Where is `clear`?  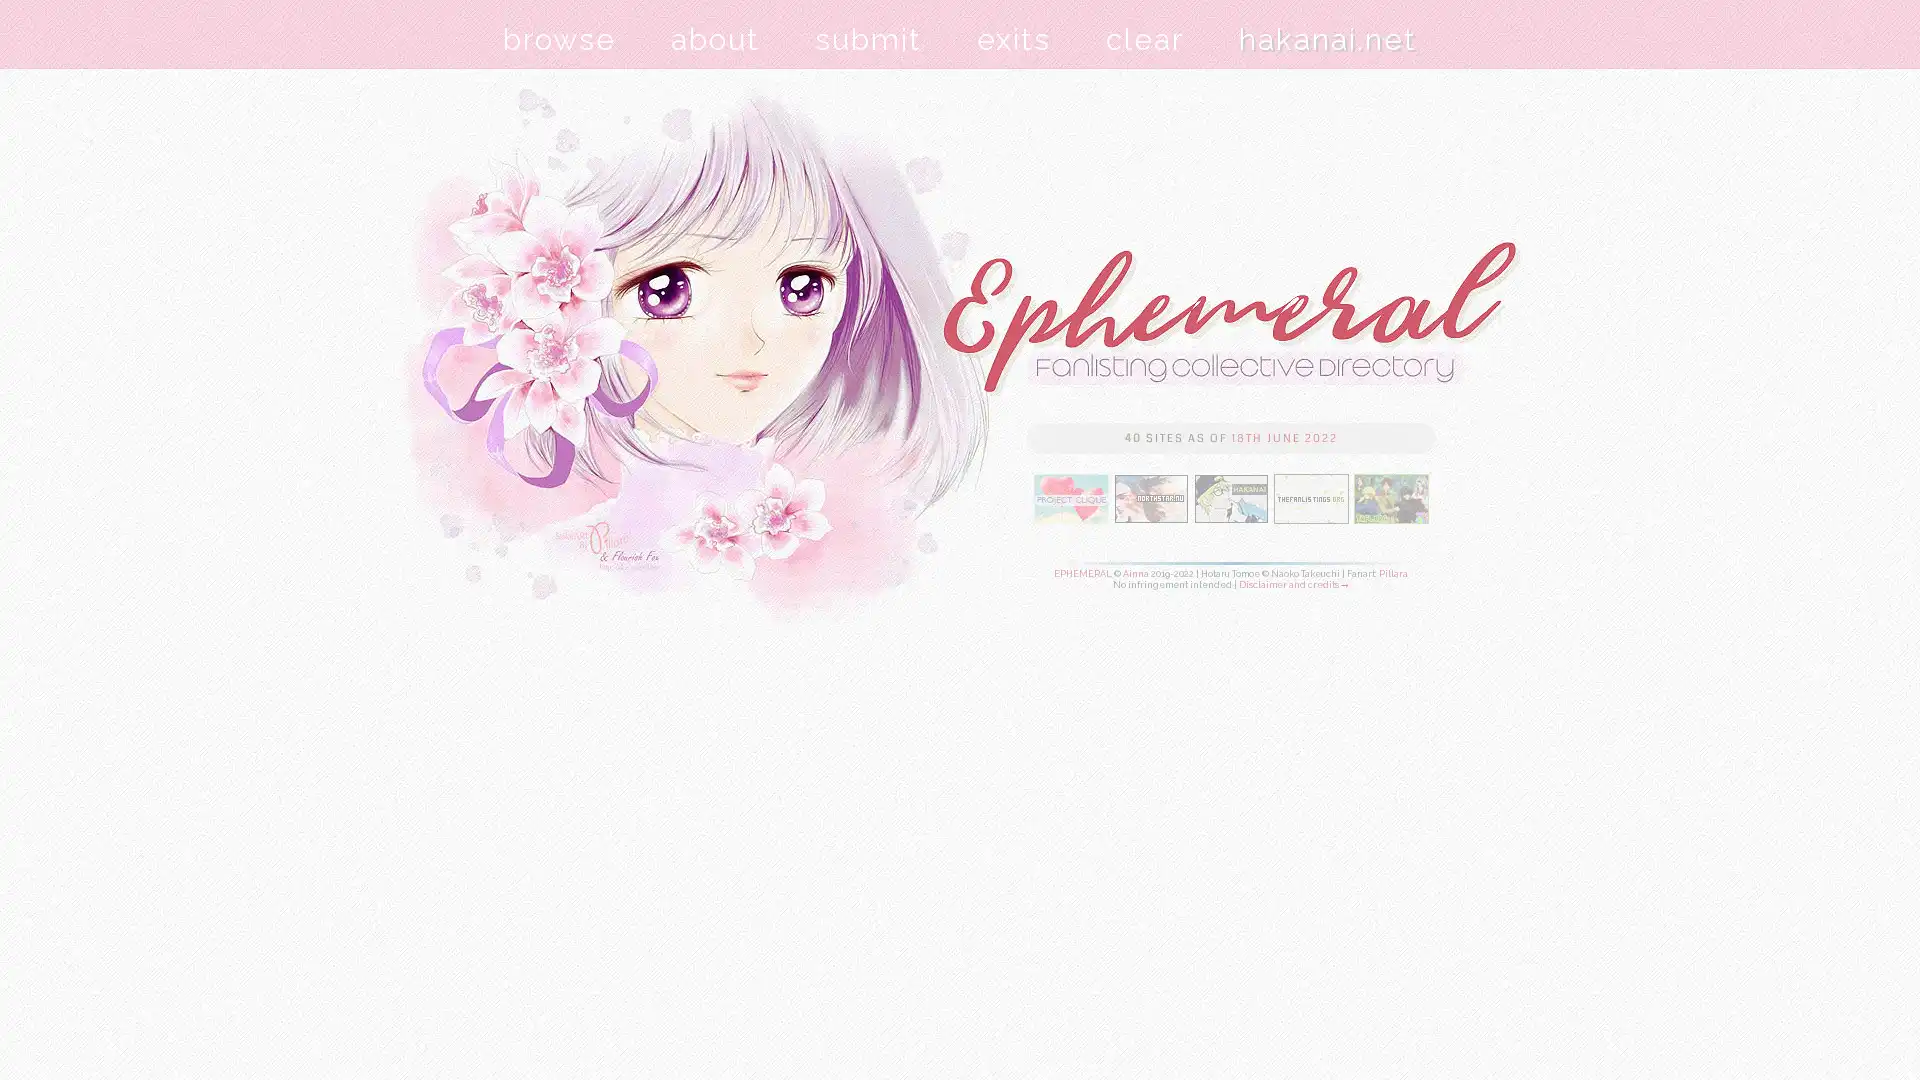
clear is located at coordinates (1145, 39).